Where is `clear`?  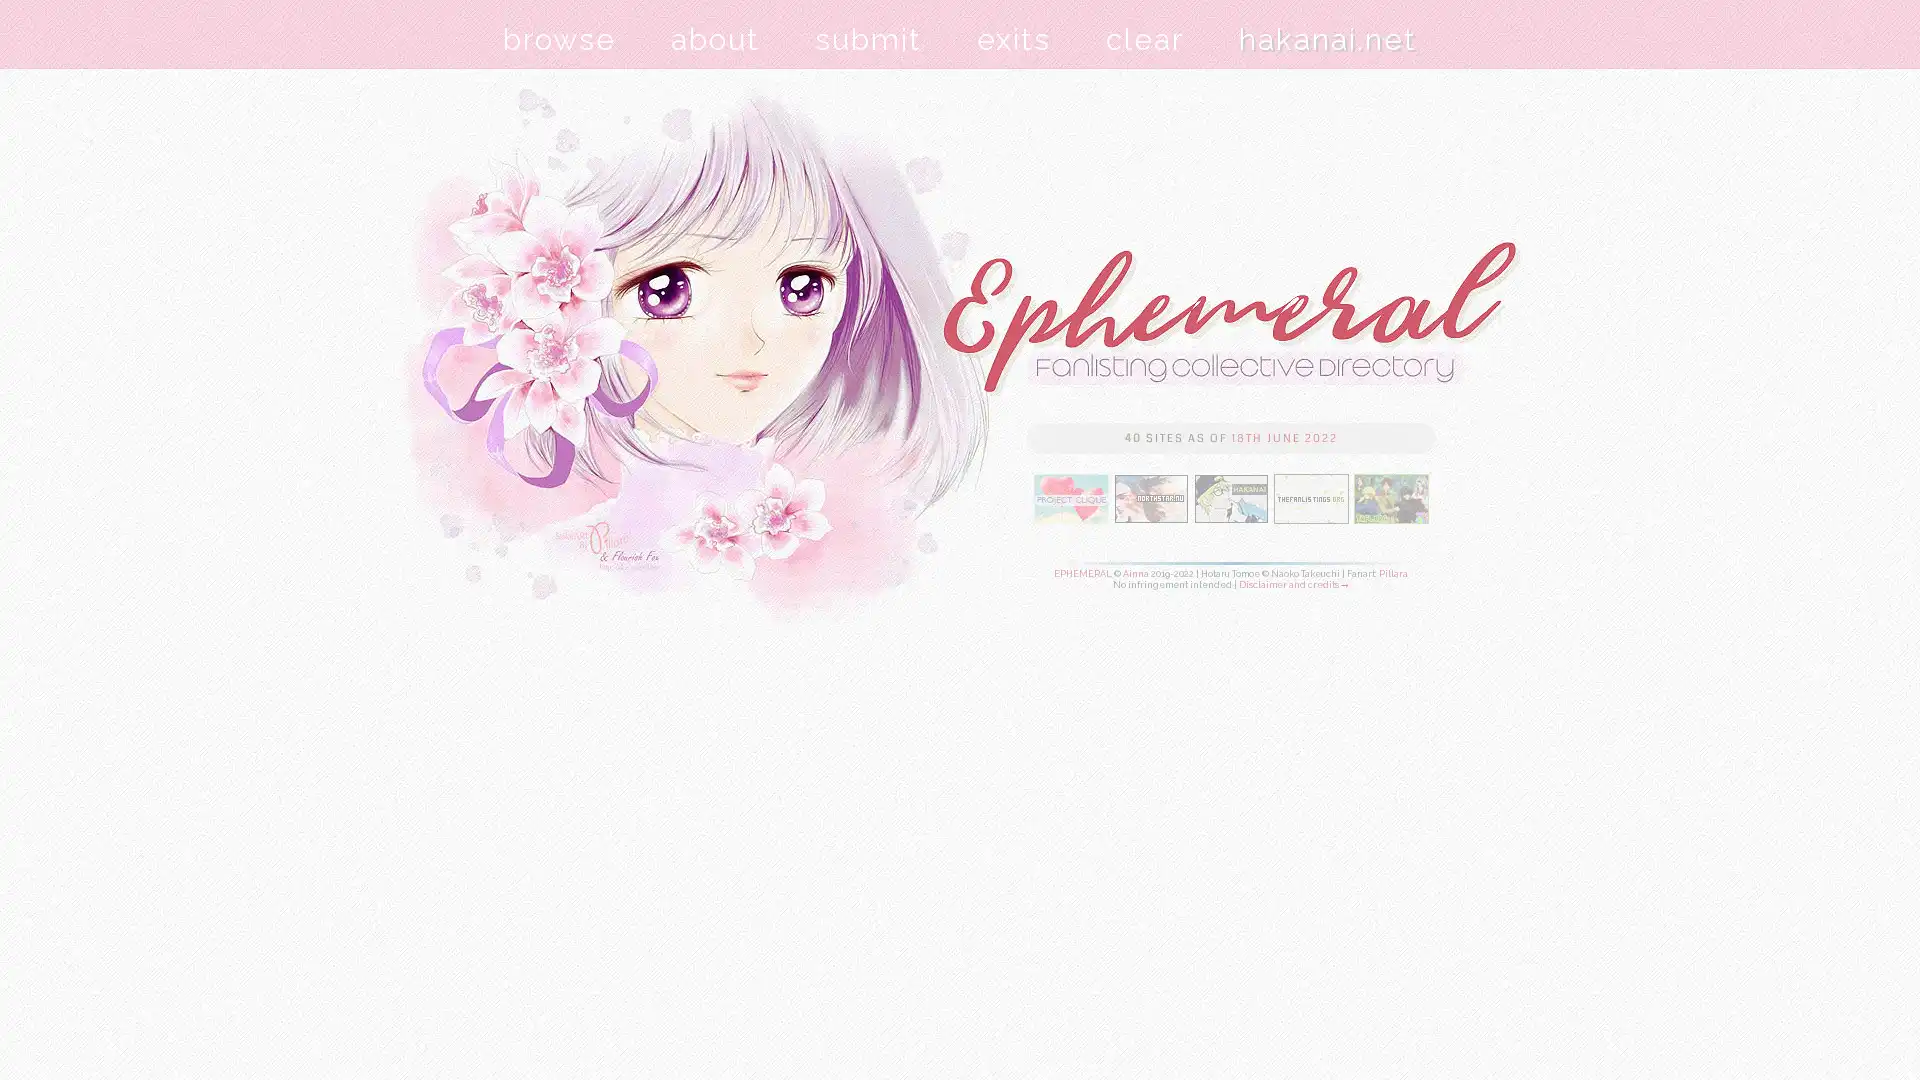
clear is located at coordinates (1145, 39).